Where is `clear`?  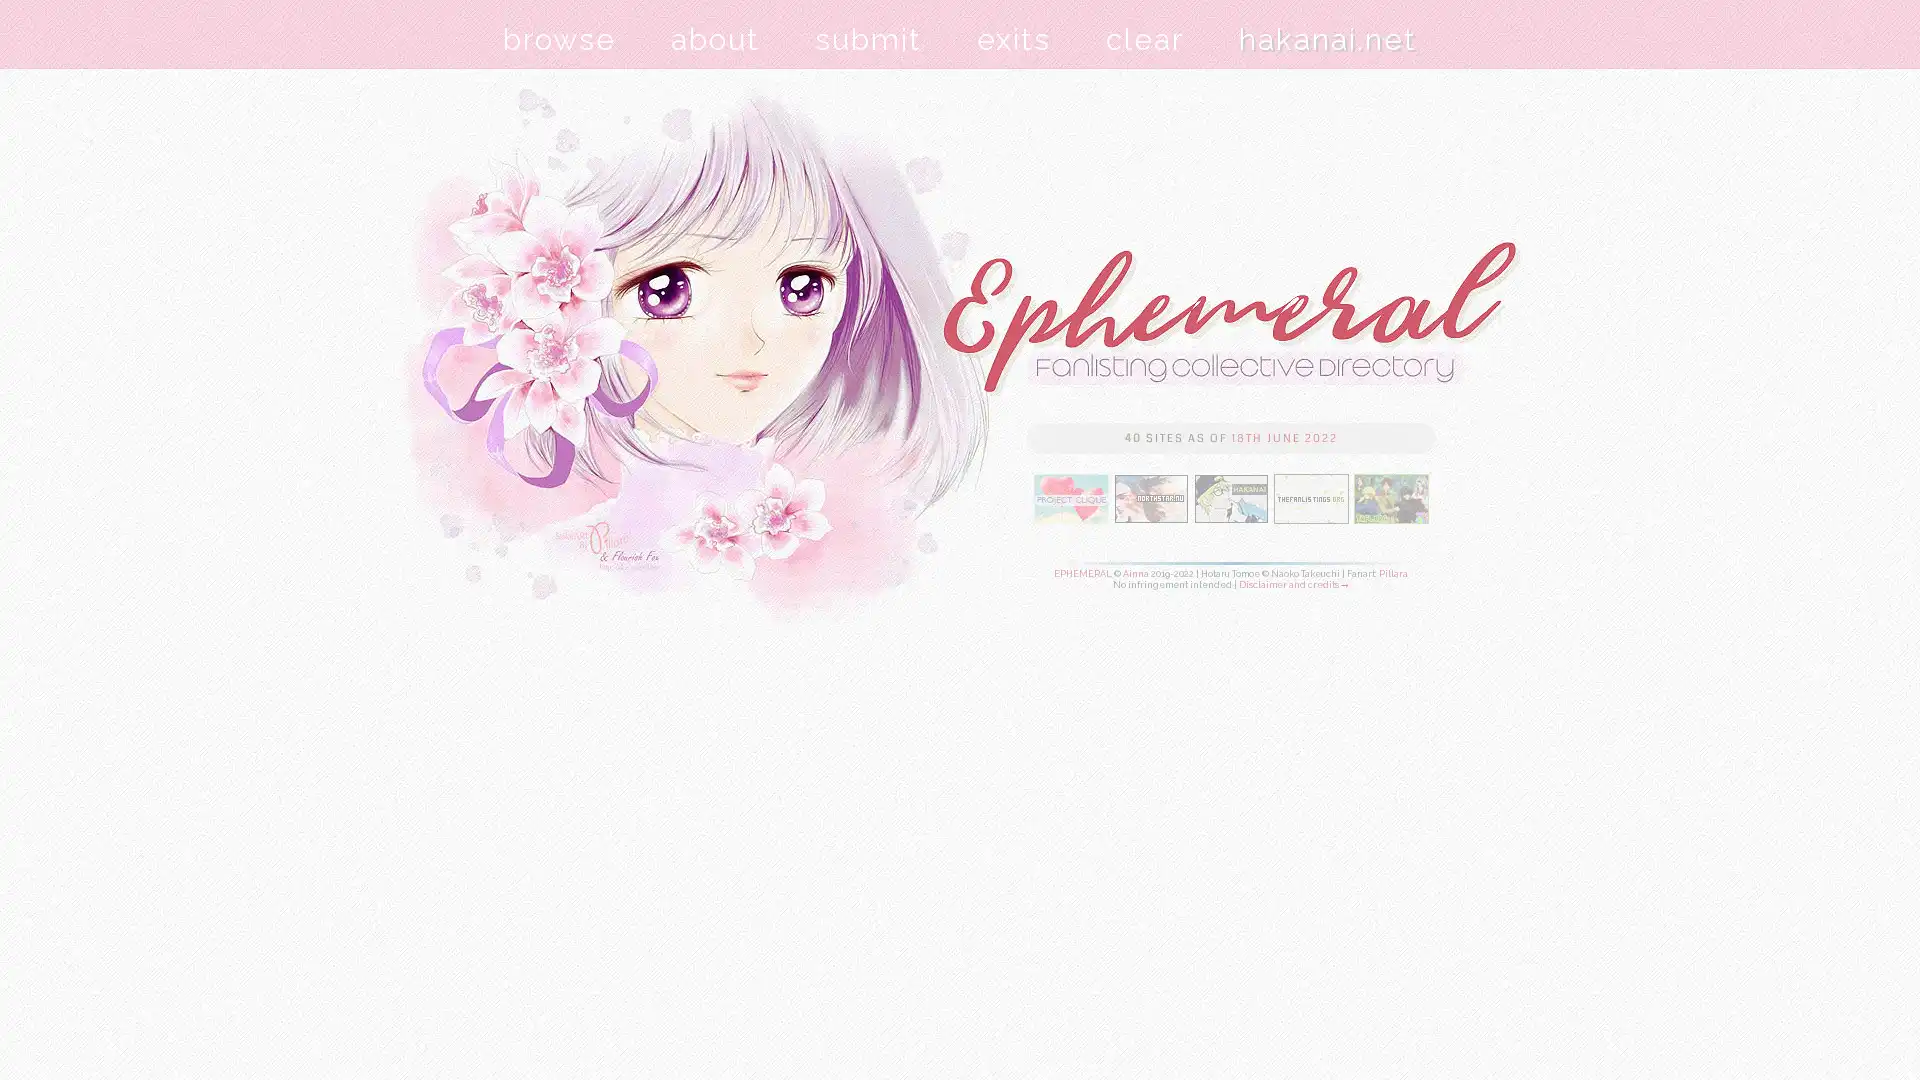
clear is located at coordinates (1145, 39).